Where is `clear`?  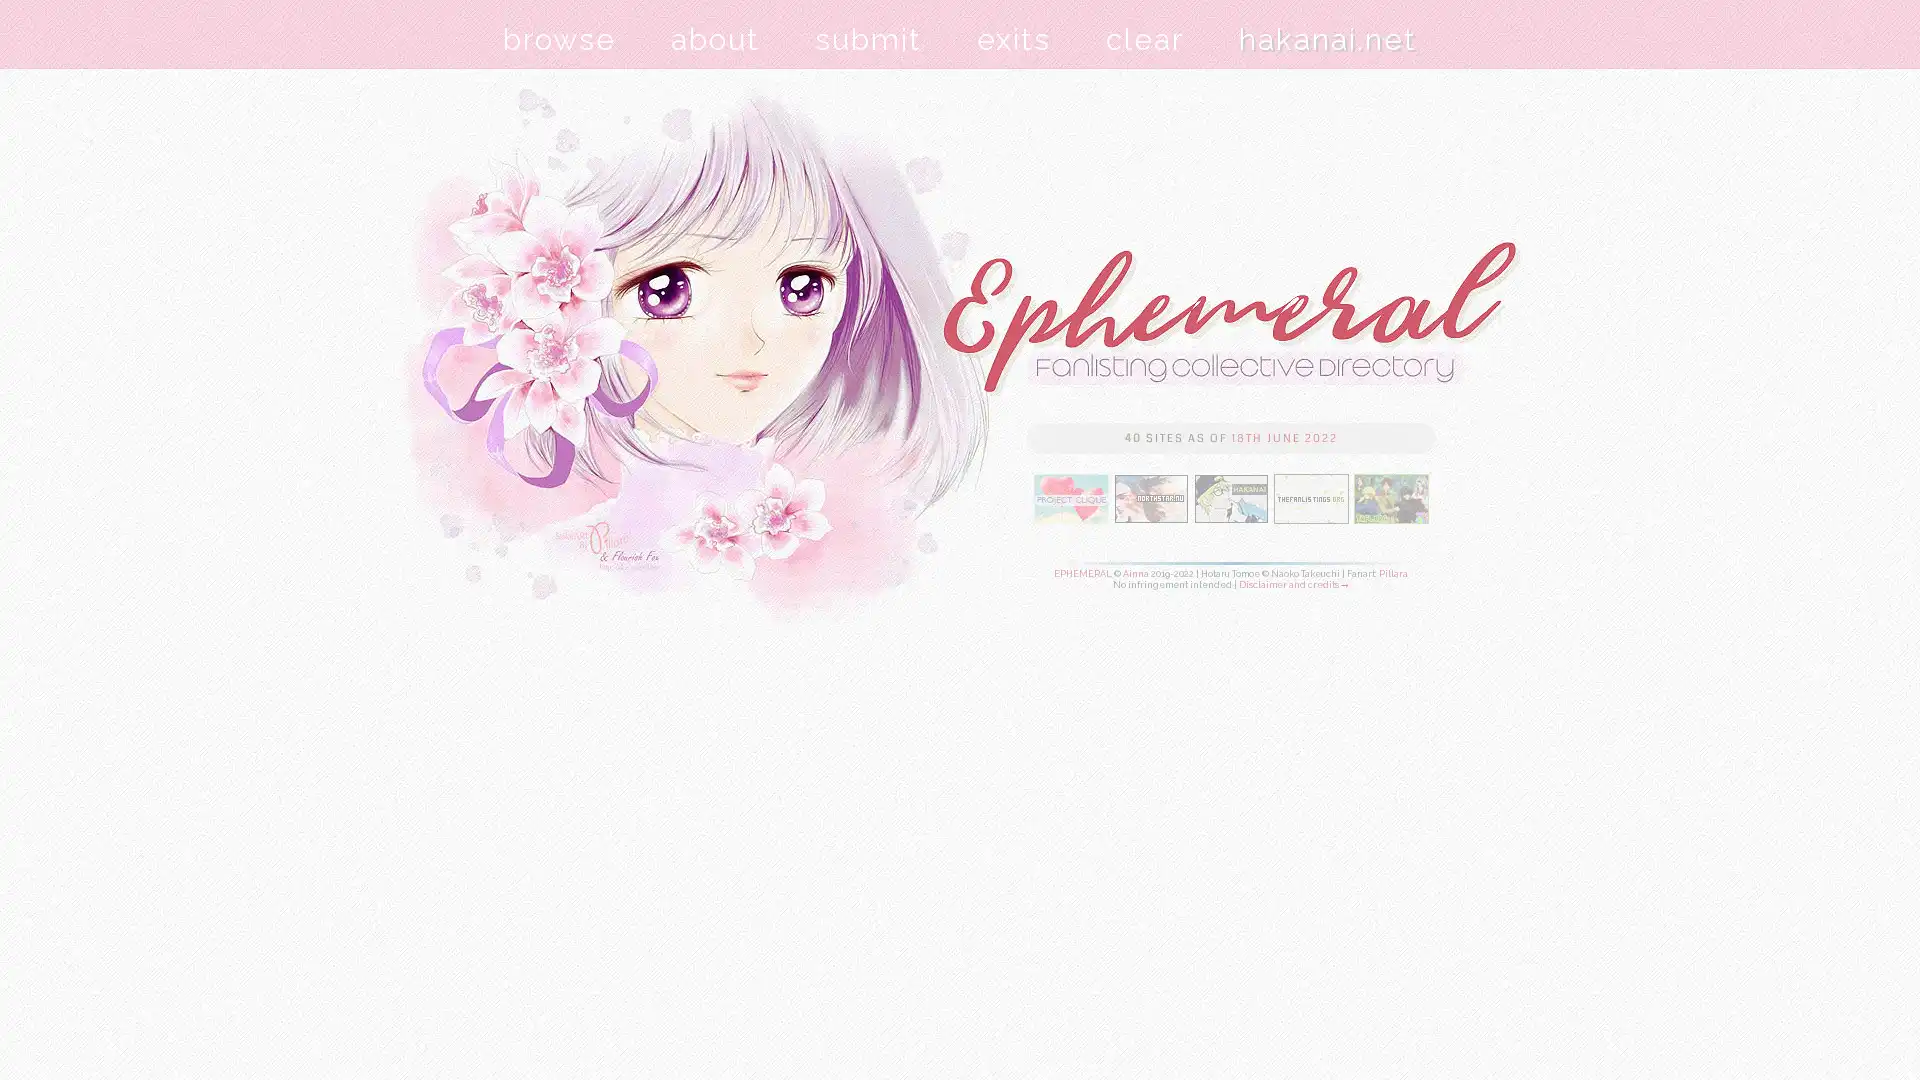
clear is located at coordinates (1145, 39).